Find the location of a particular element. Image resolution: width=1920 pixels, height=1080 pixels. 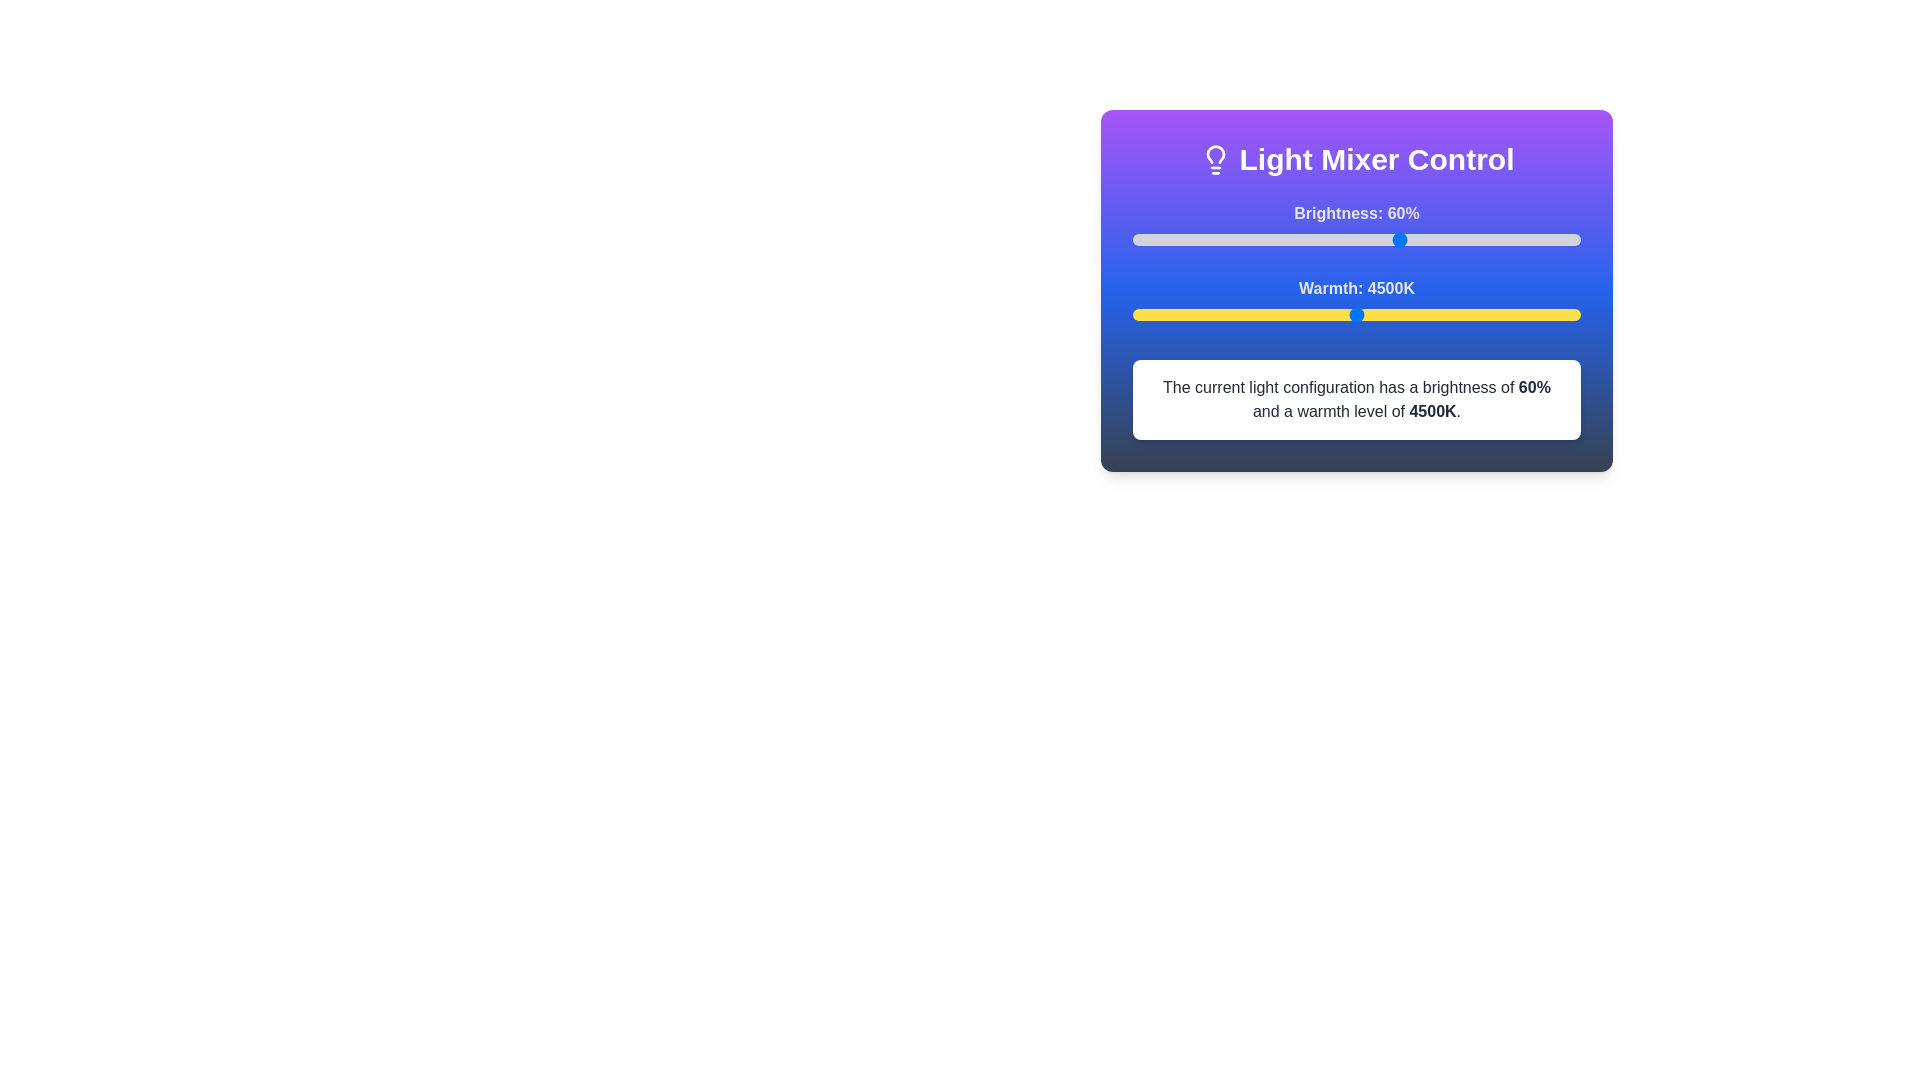

the warmth slider to set the warmth level to 3219 K is located at coordinates (1241, 315).